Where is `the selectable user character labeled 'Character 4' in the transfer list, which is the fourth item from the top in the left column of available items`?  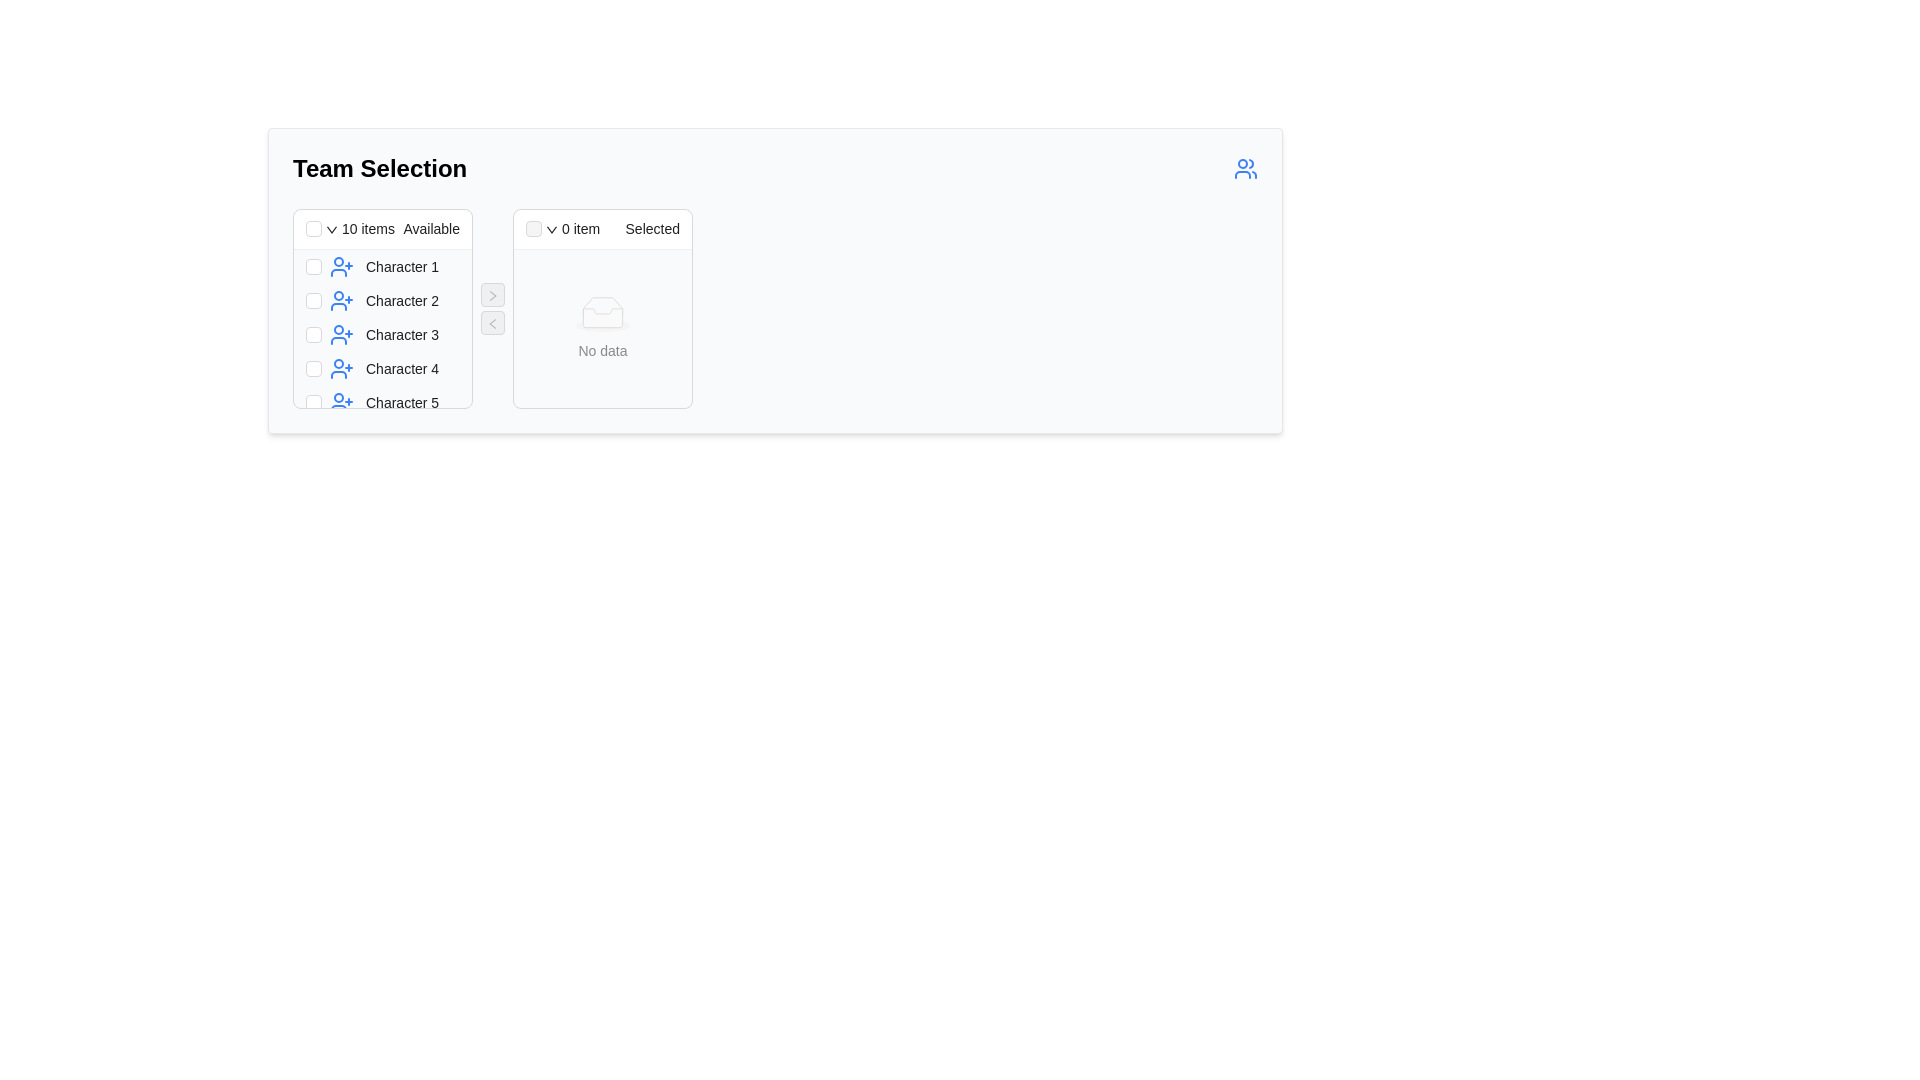
the selectable user character labeled 'Character 4' in the transfer list, which is the fourth item from the top in the left column of available items is located at coordinates (394, 369).